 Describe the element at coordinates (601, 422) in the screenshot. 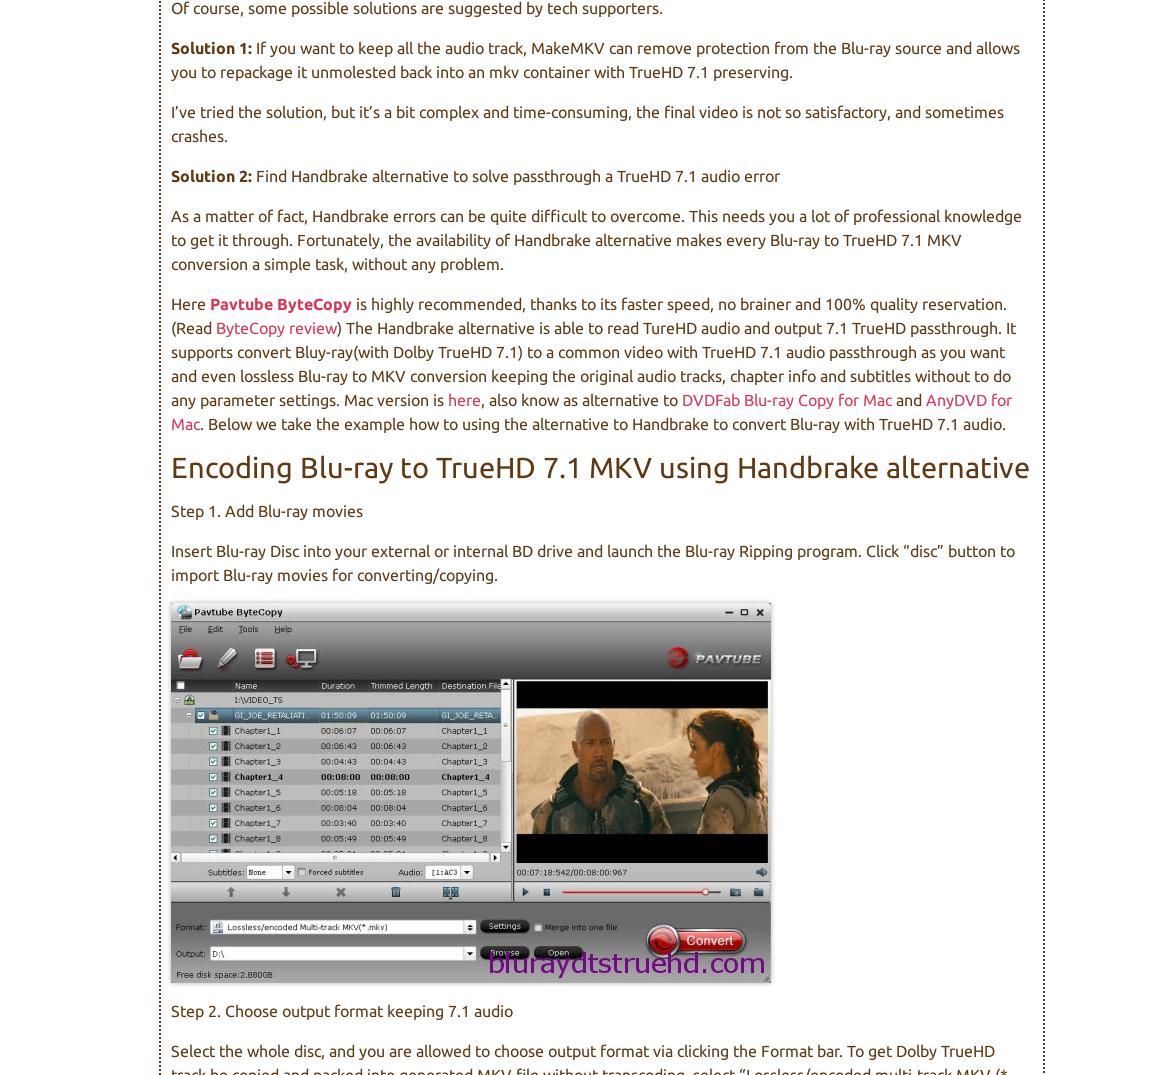

I see `'. Below we take the example how to using the alternative to Handbrake to convert Blu-ray with TrueHD 7.1 audio.'` at that location.